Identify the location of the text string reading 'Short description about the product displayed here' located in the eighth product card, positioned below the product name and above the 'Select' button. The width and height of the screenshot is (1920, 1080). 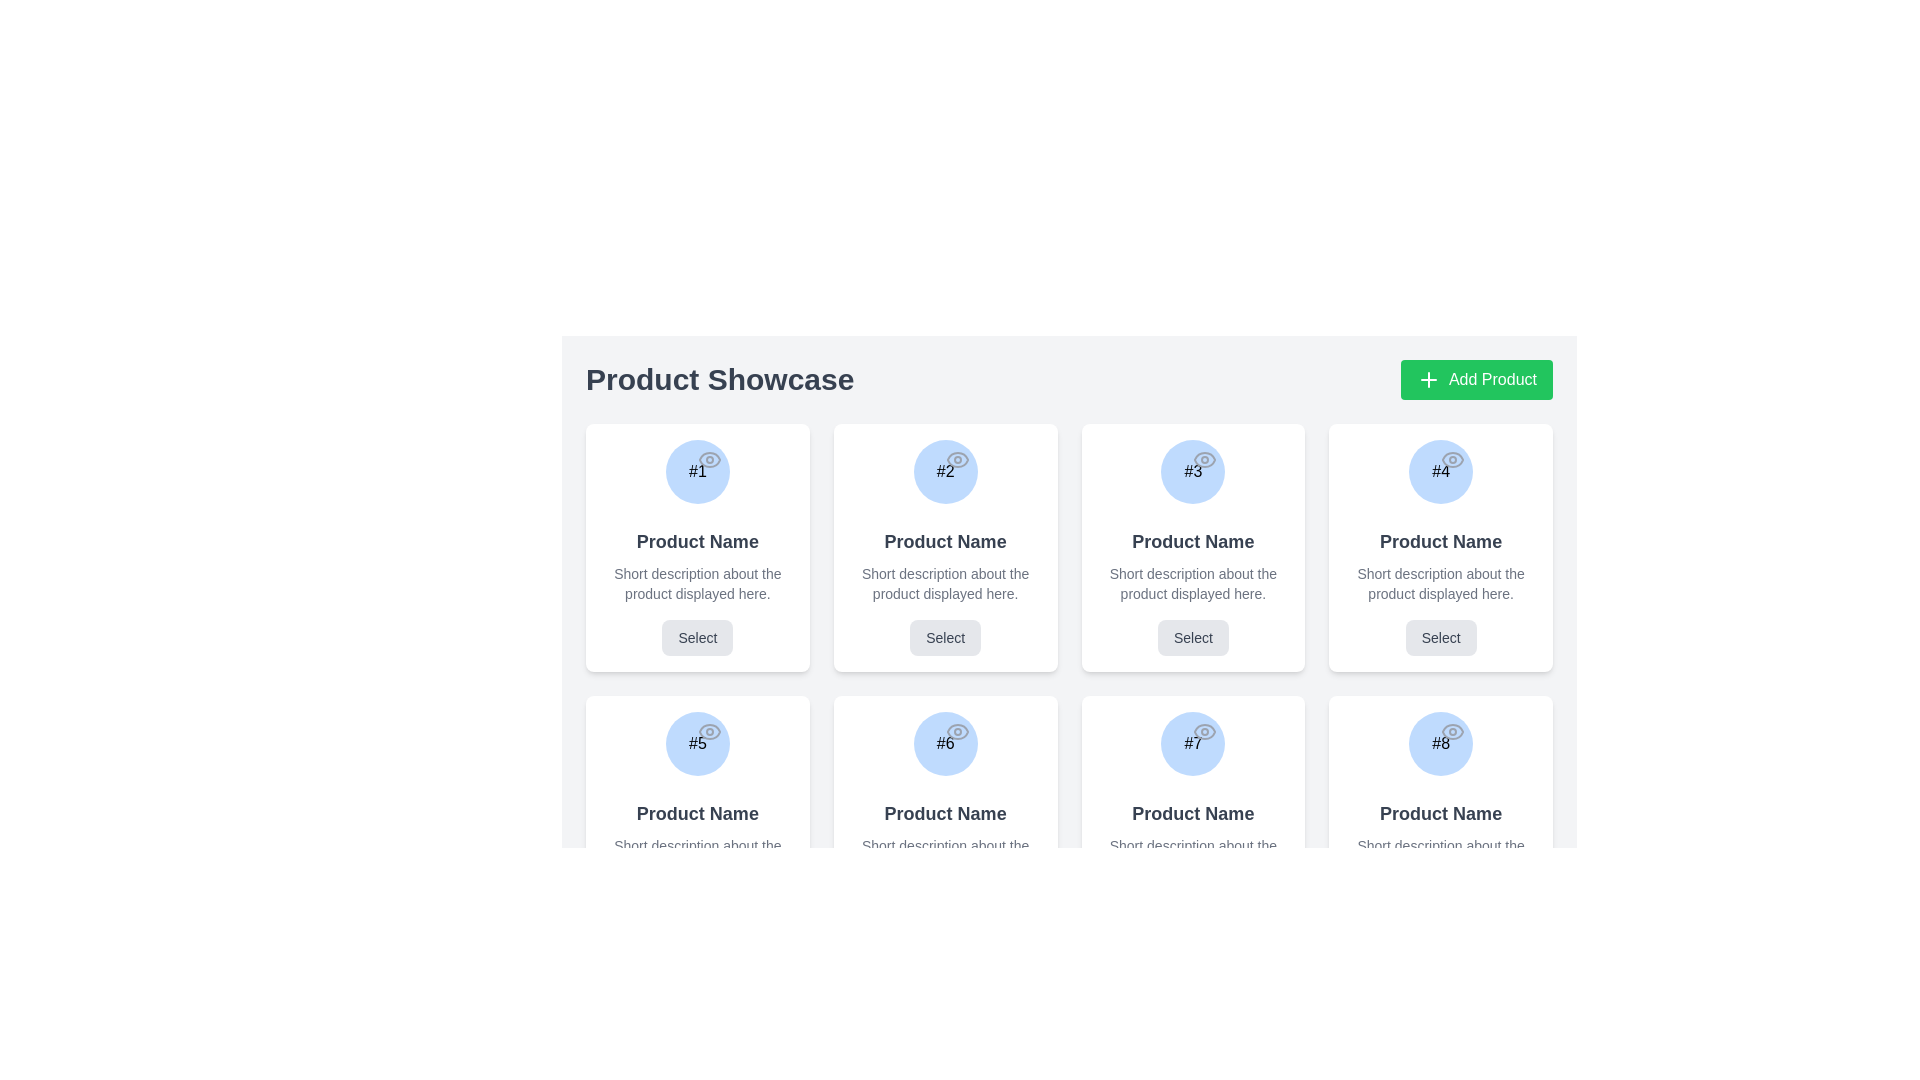
(1441, 855).